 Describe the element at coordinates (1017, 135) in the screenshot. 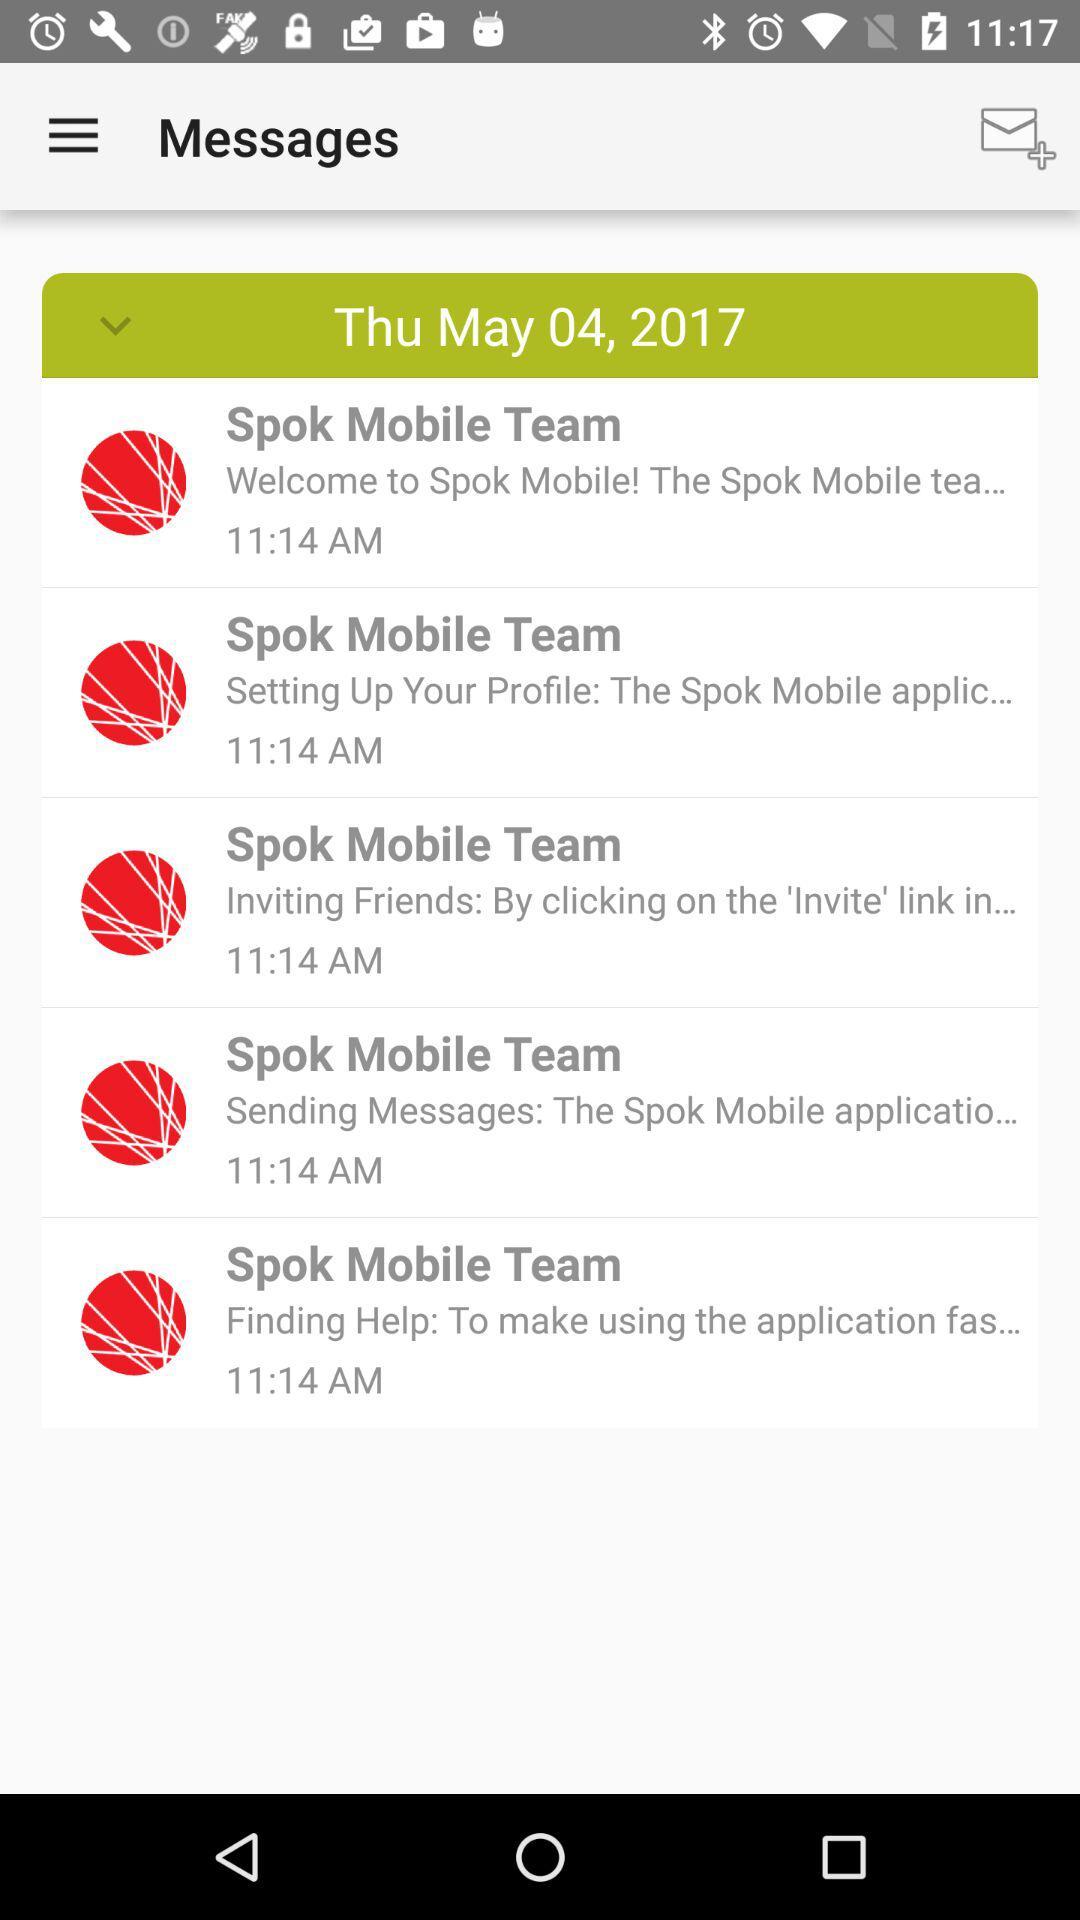

I see `the icon next to the messages app` at that location.